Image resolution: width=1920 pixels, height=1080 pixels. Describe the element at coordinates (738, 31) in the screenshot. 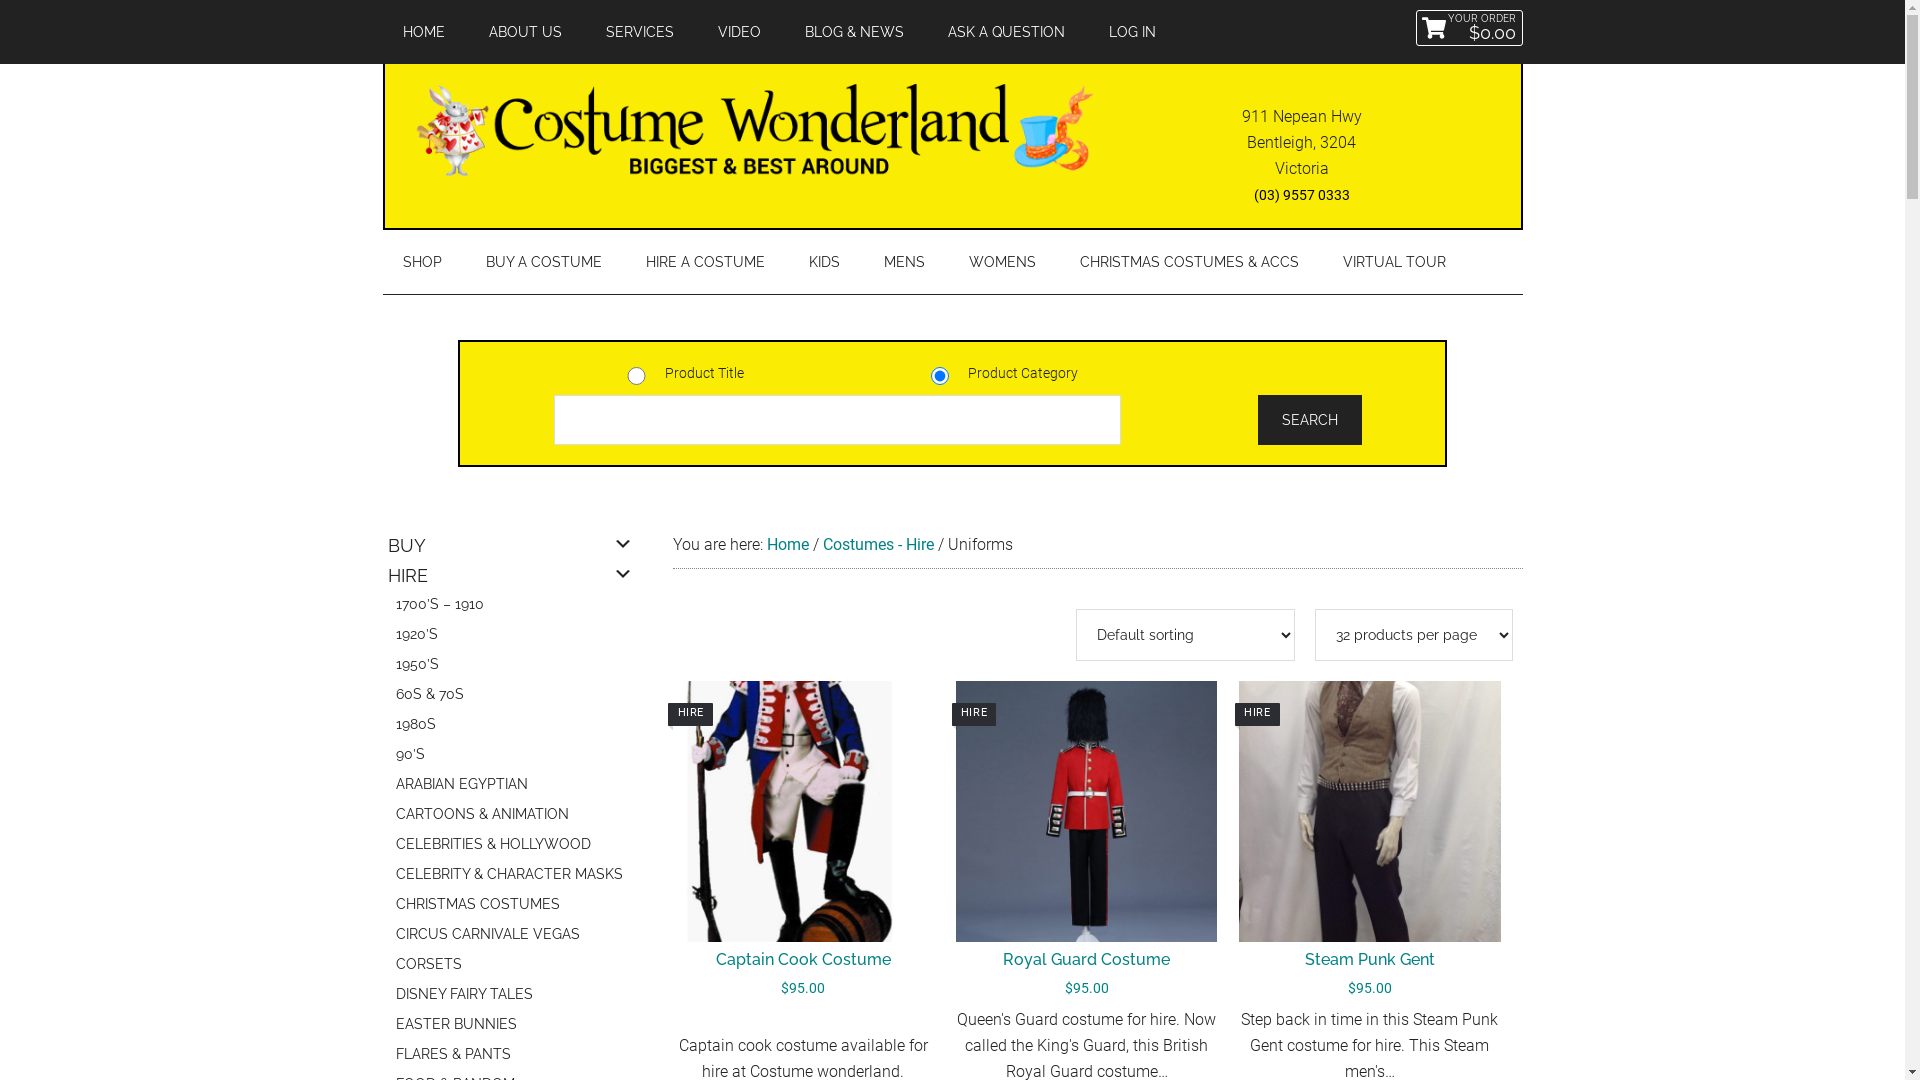

I see `'VIDEO'` at that location.